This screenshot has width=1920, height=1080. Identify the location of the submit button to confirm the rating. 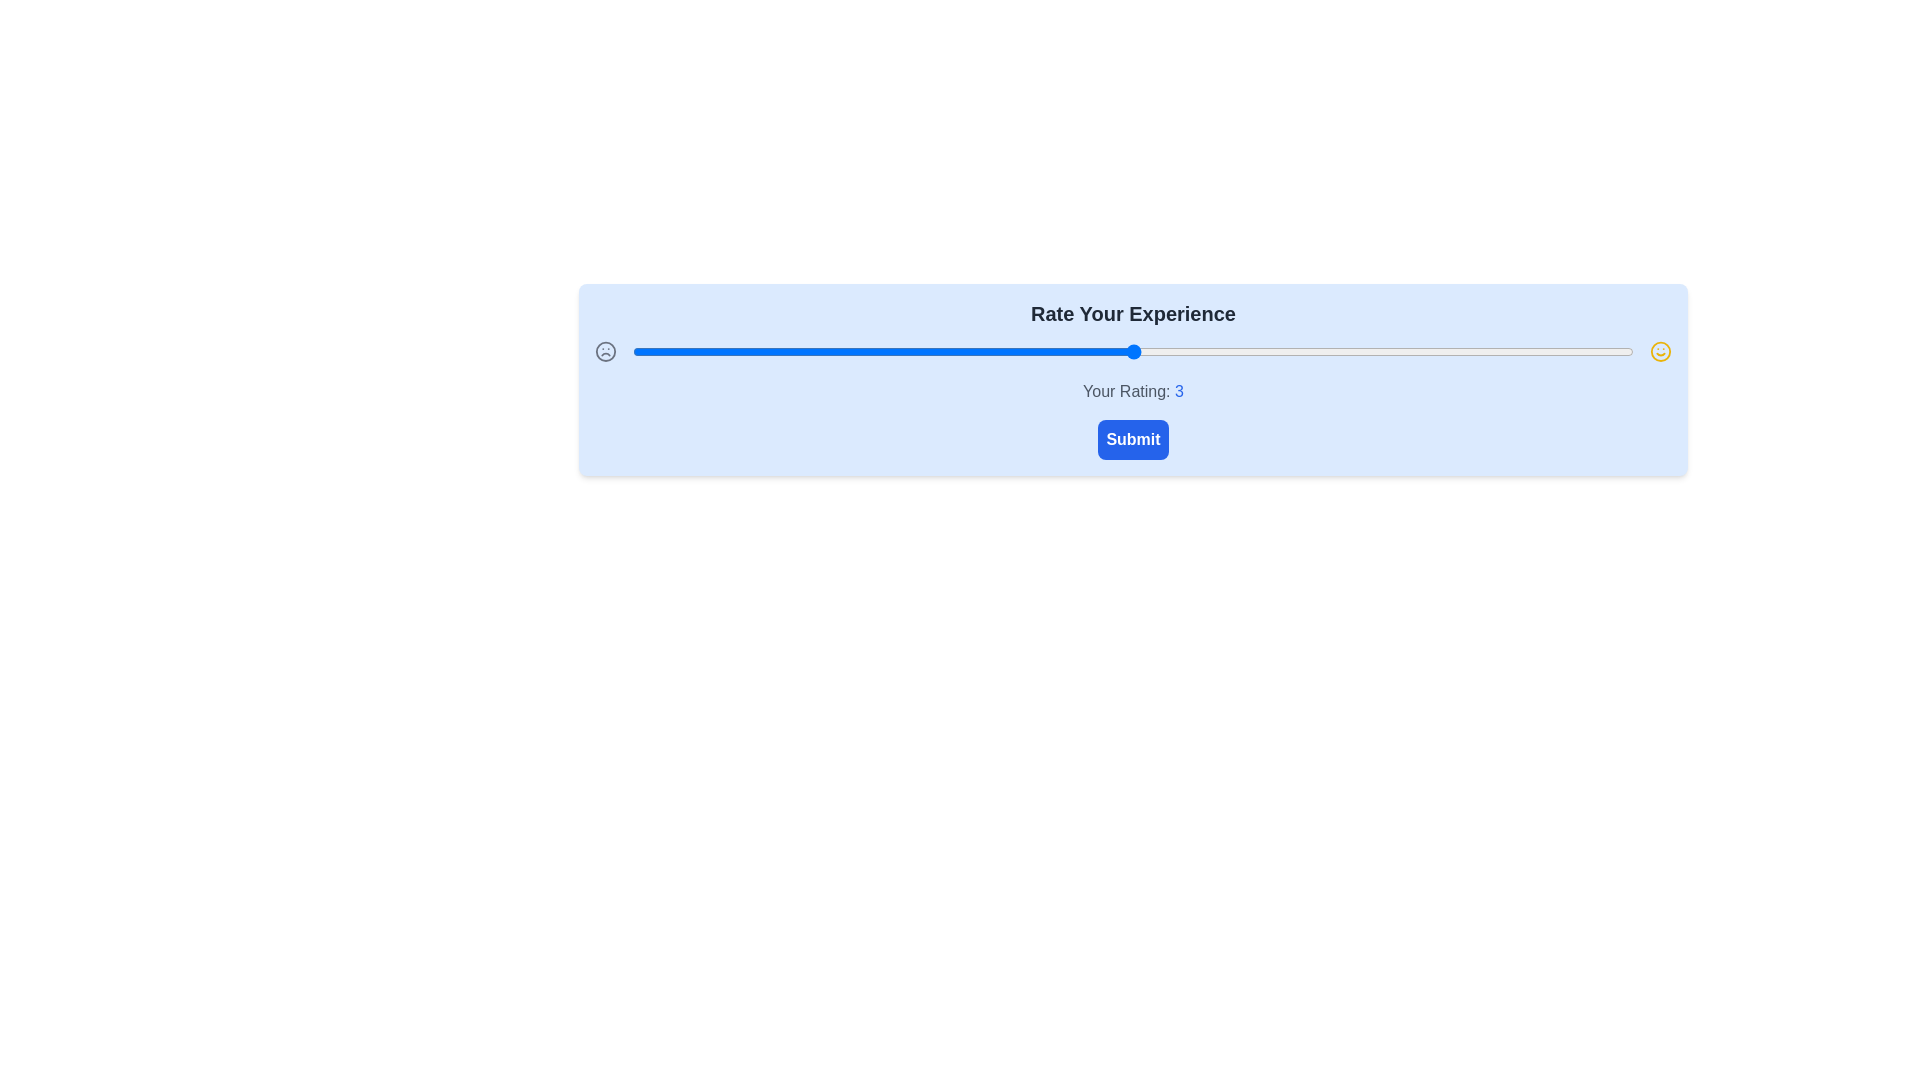
(1133, 438).